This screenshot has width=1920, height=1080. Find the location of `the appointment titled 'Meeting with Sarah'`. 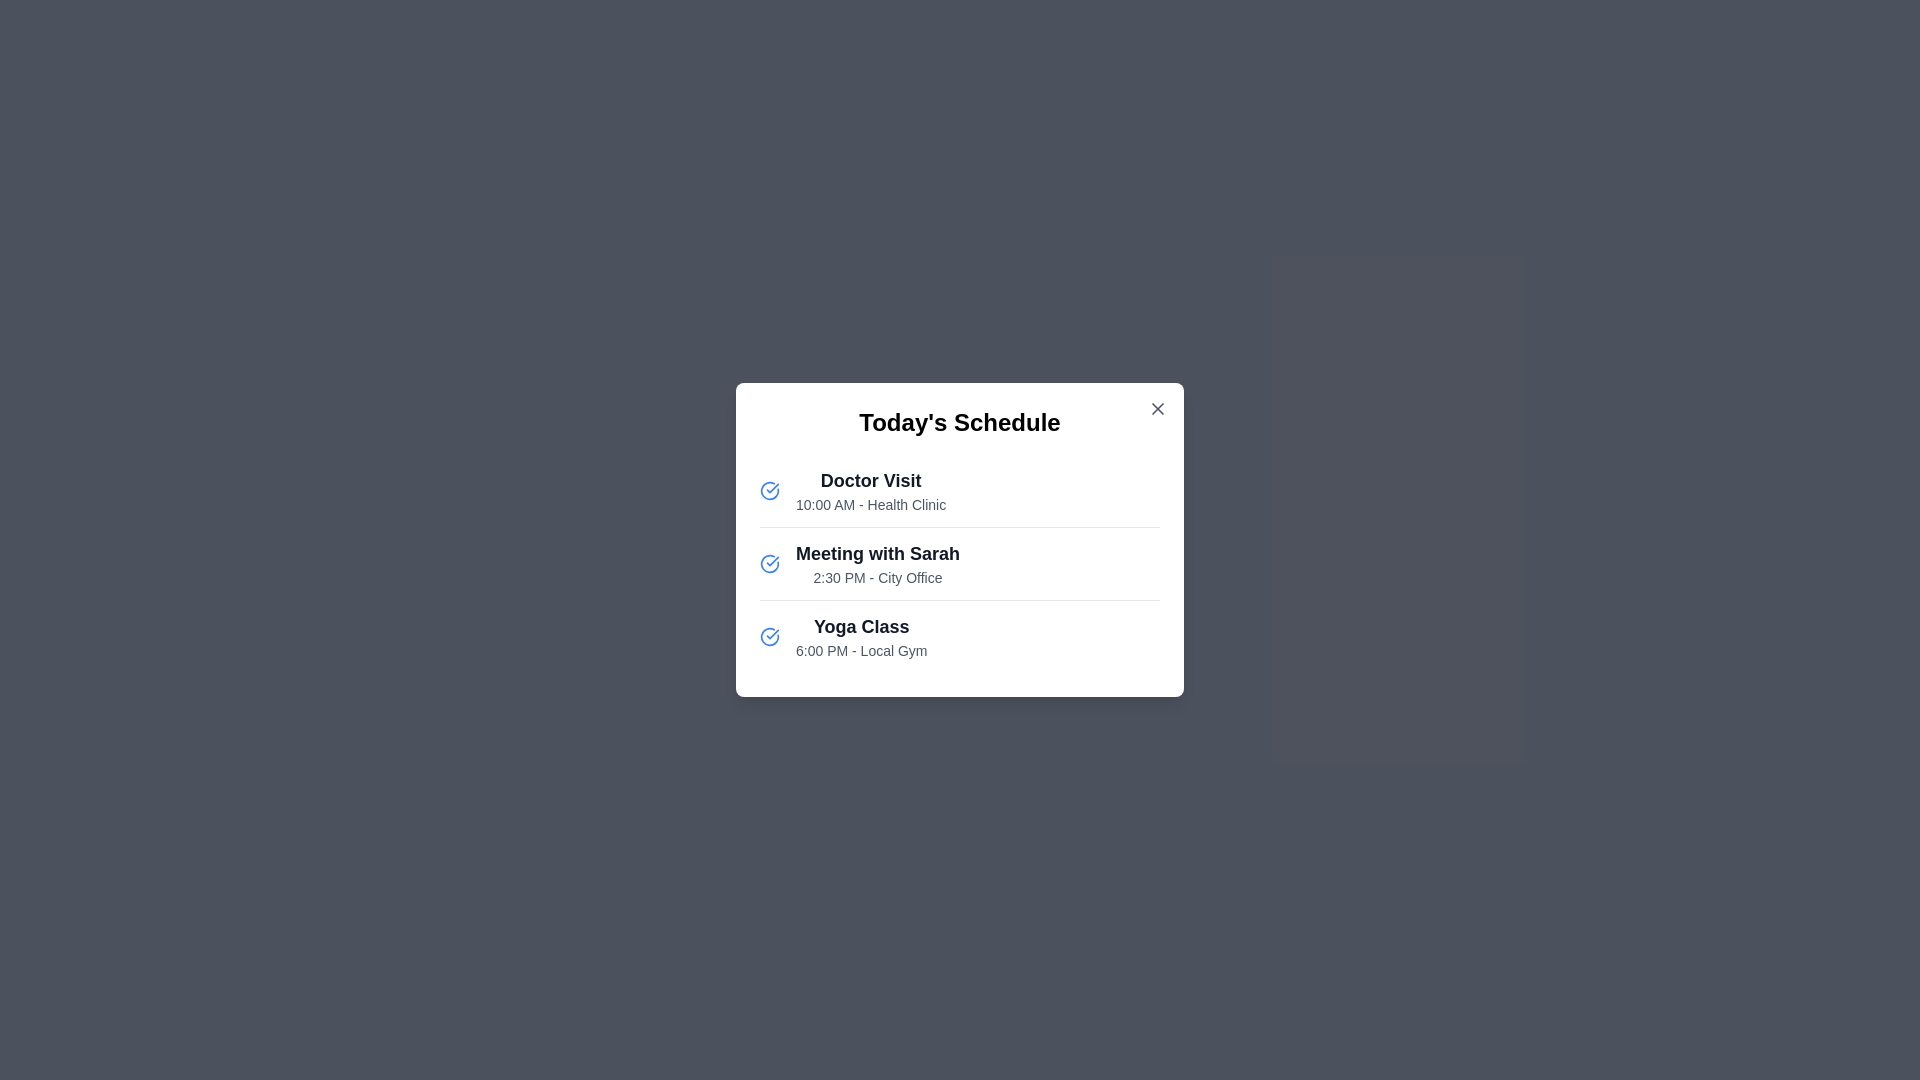

the appointment titled 'Meeting with Sarah' is located at coordinates (878, 563).